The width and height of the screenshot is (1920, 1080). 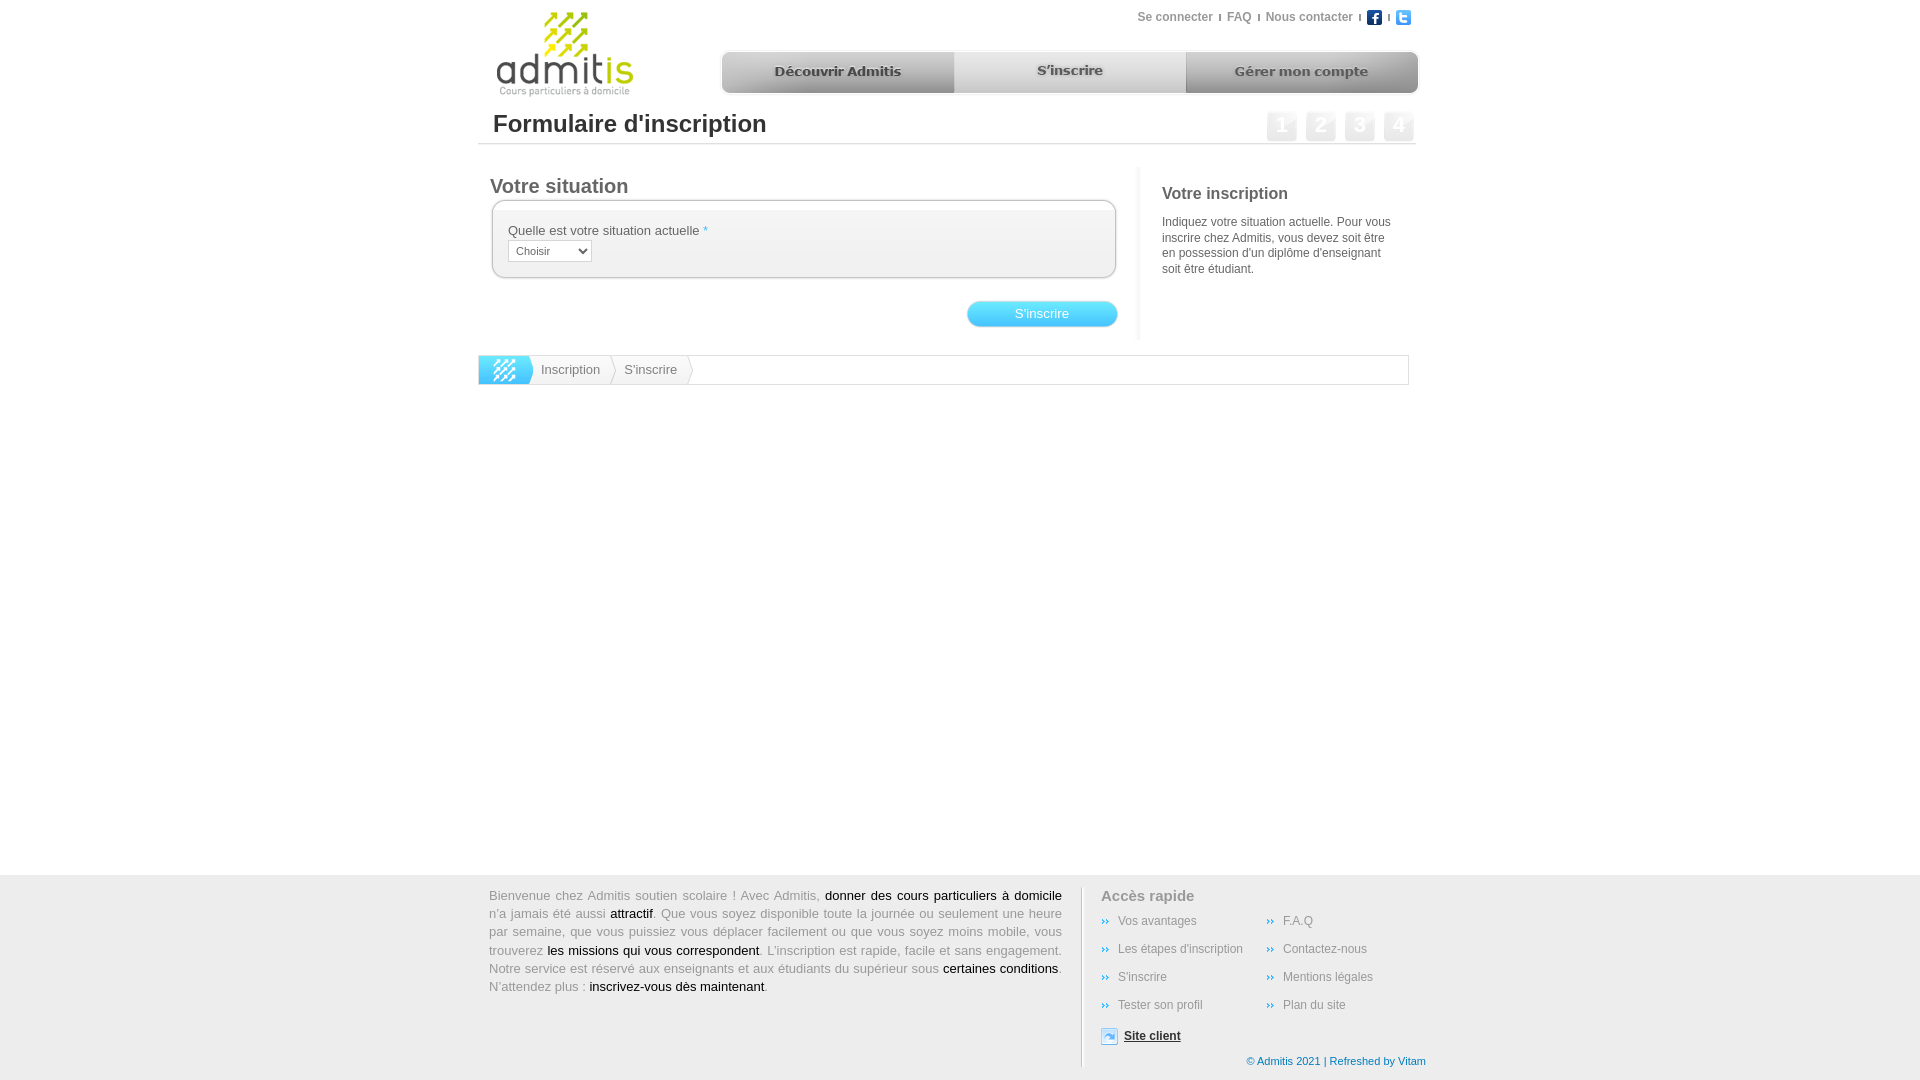 I want to click on 'Refreshed by Vitam', so click(x=1376, y=1059).